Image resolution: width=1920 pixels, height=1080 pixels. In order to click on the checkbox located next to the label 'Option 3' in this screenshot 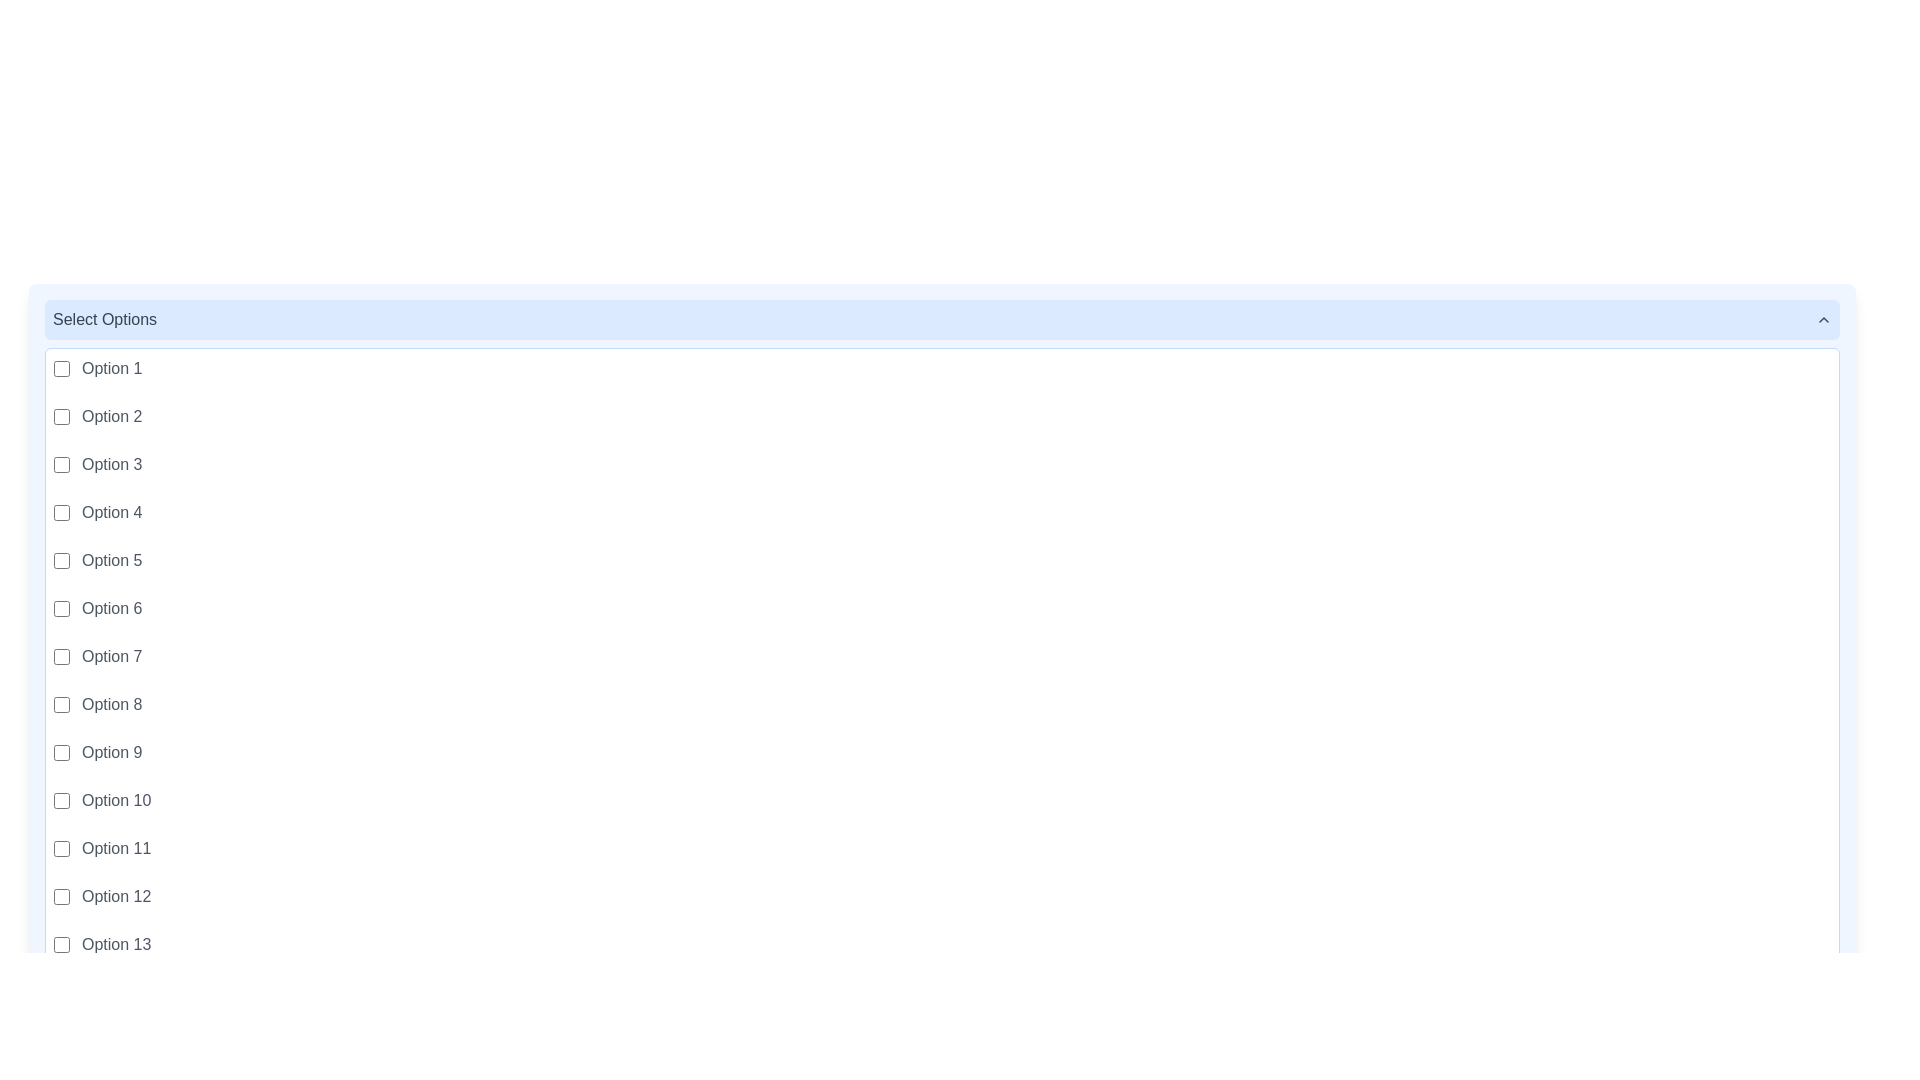, I will do `click(62, 465)`.